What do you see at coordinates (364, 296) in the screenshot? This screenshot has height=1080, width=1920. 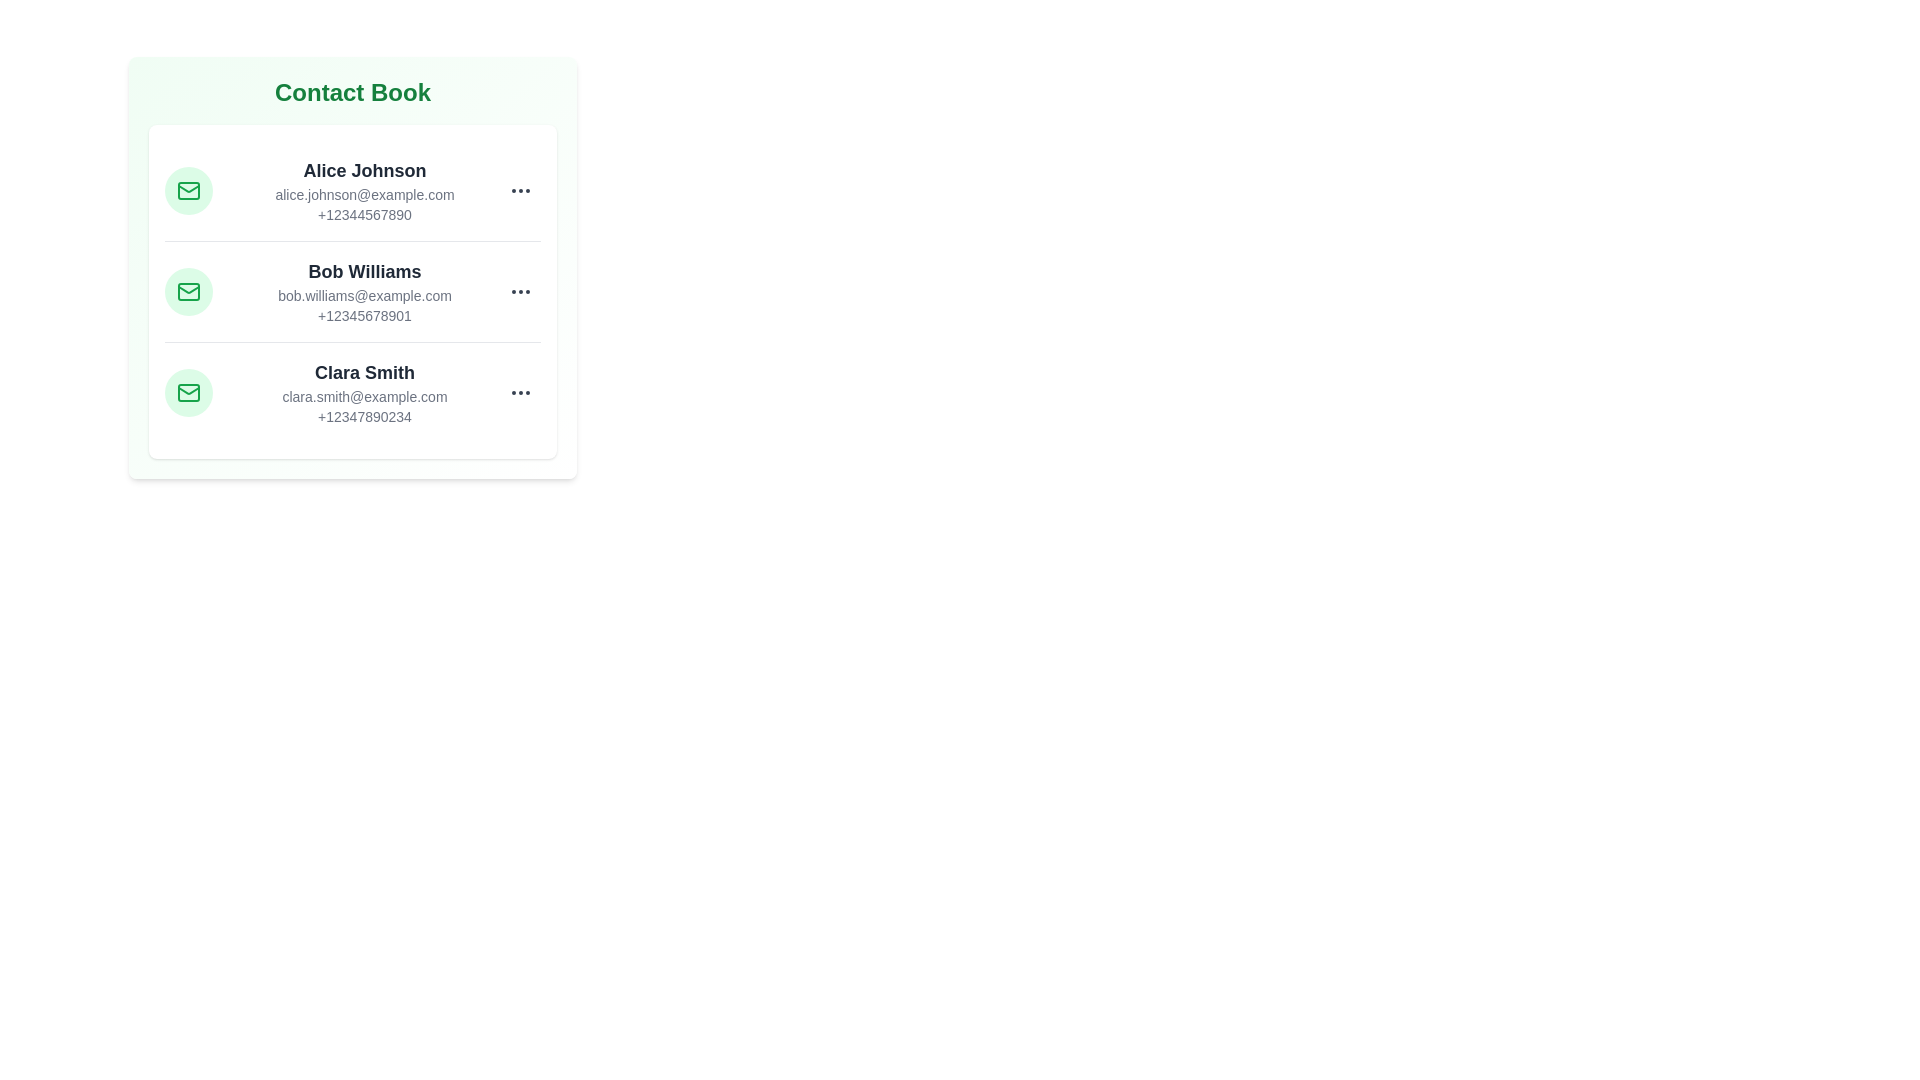 I see `the email of Bob Williams to interact with it` at bounding box center [364, 296].